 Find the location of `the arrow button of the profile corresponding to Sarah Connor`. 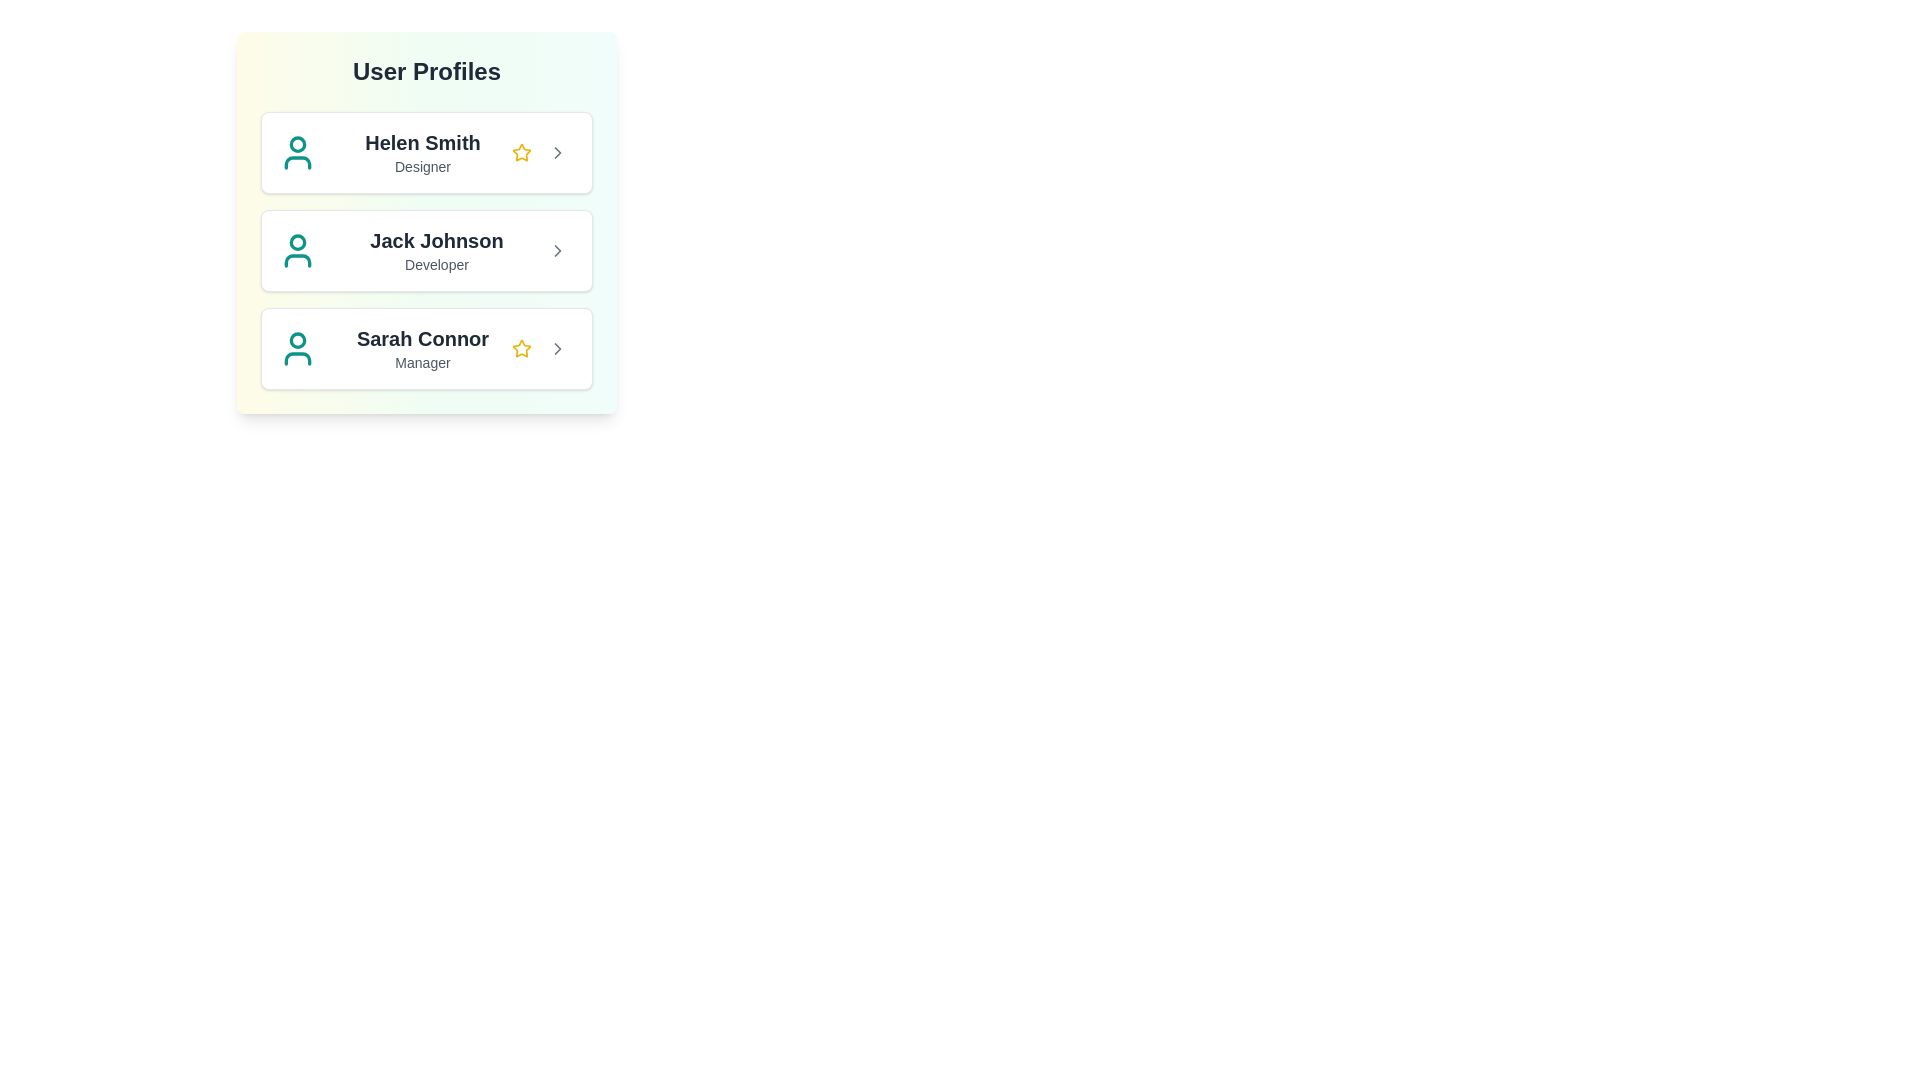

the arrow button of the profile corresponding to Sarah Connor is located at coordinates (557, 347).